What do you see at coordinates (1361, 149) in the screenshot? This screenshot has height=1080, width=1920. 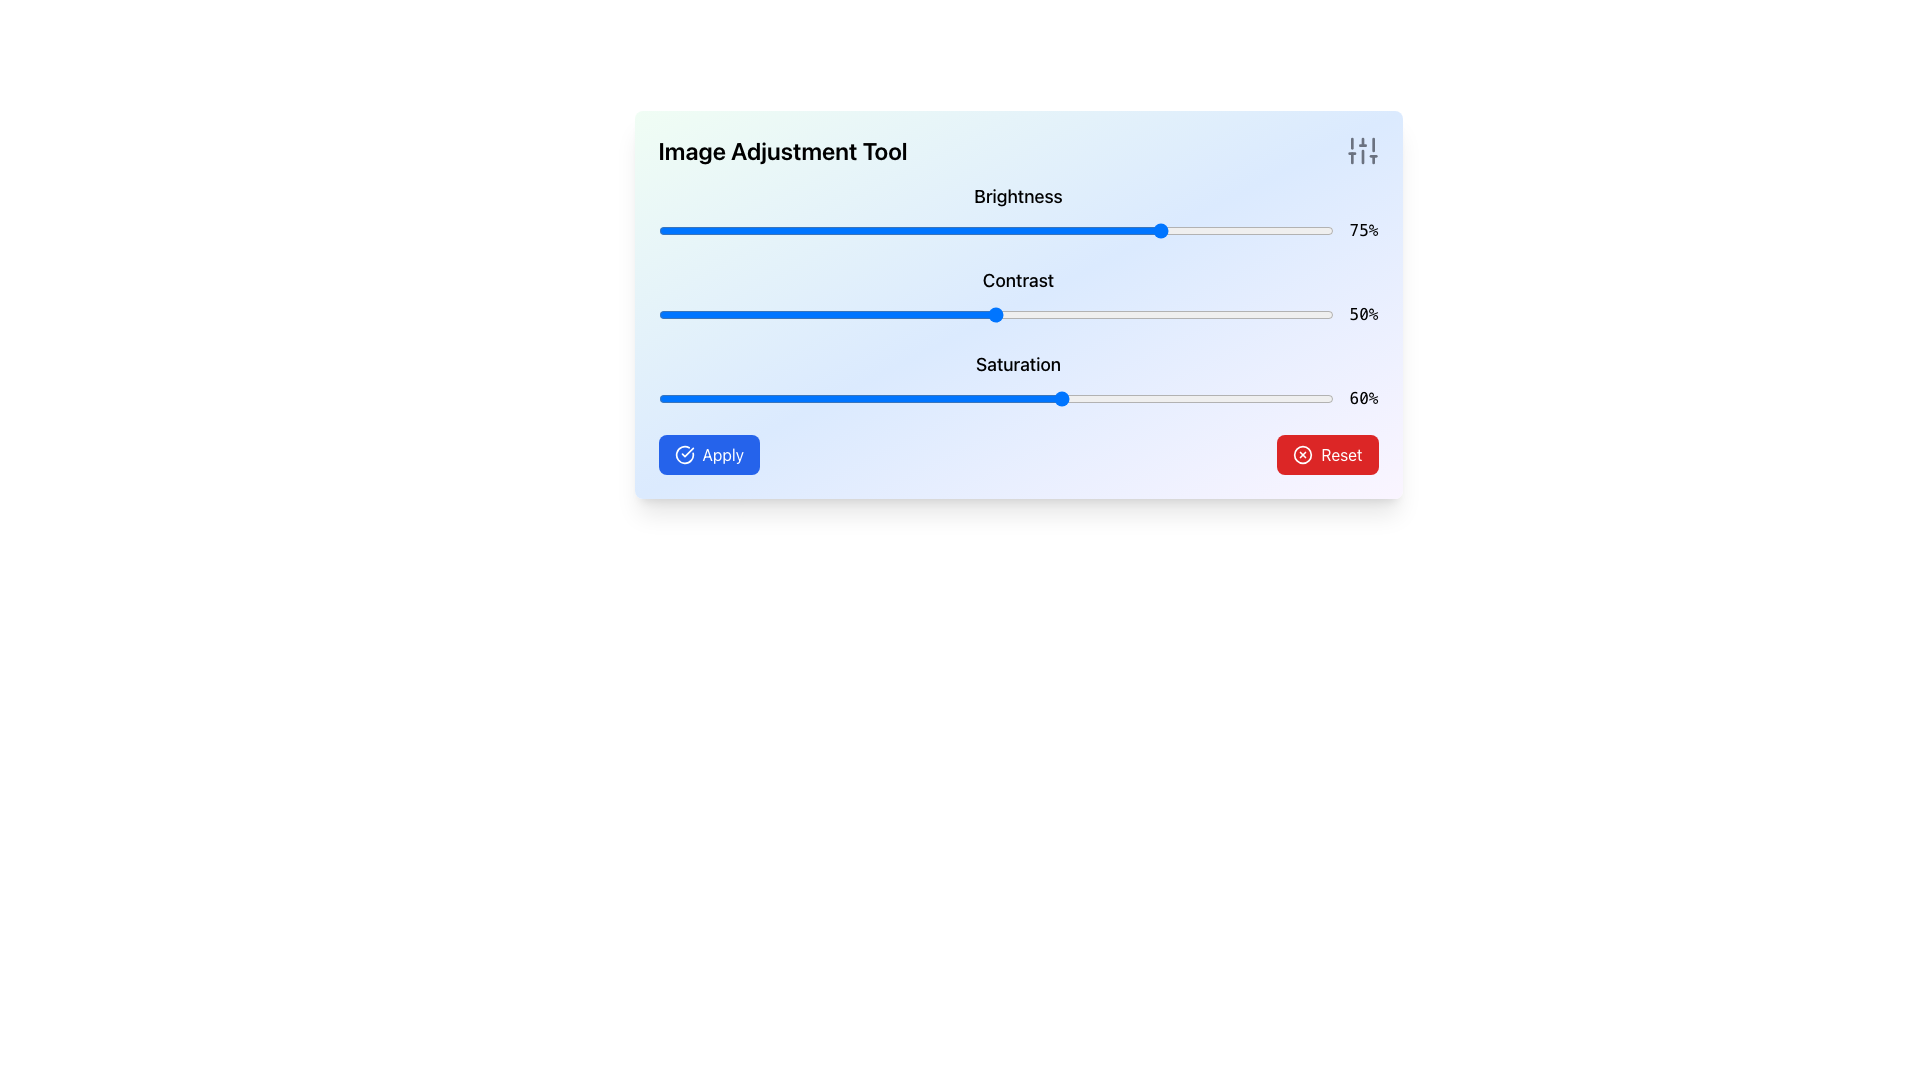 I see `the rightmost icon in the top bar of the 'Image Adjustment Tool'` at bounding box center [1361, 149].